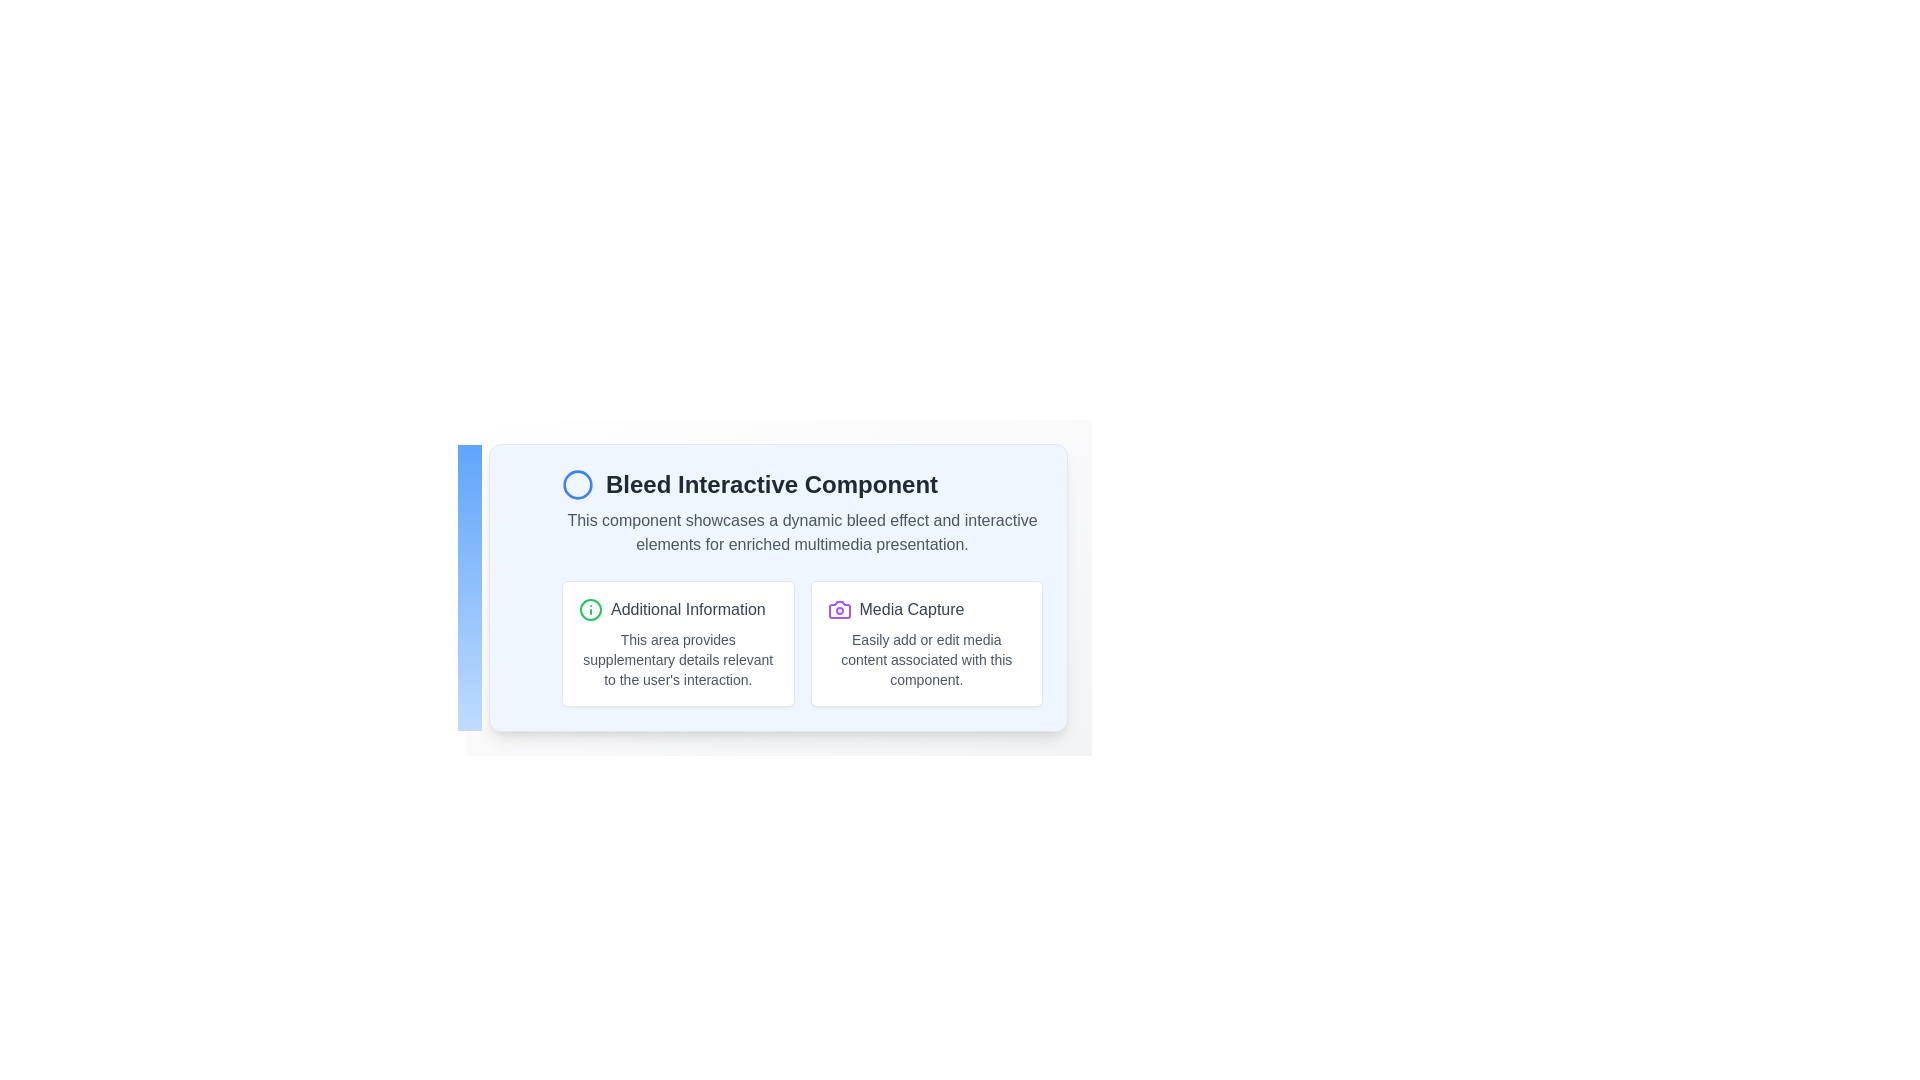 This screenshot has width=1920, height=1080. I want to click on text description located below the title 'Bleed Interactive Component' and above the sections 'Additional Information' and 'Media Capture', so click(802, 531).